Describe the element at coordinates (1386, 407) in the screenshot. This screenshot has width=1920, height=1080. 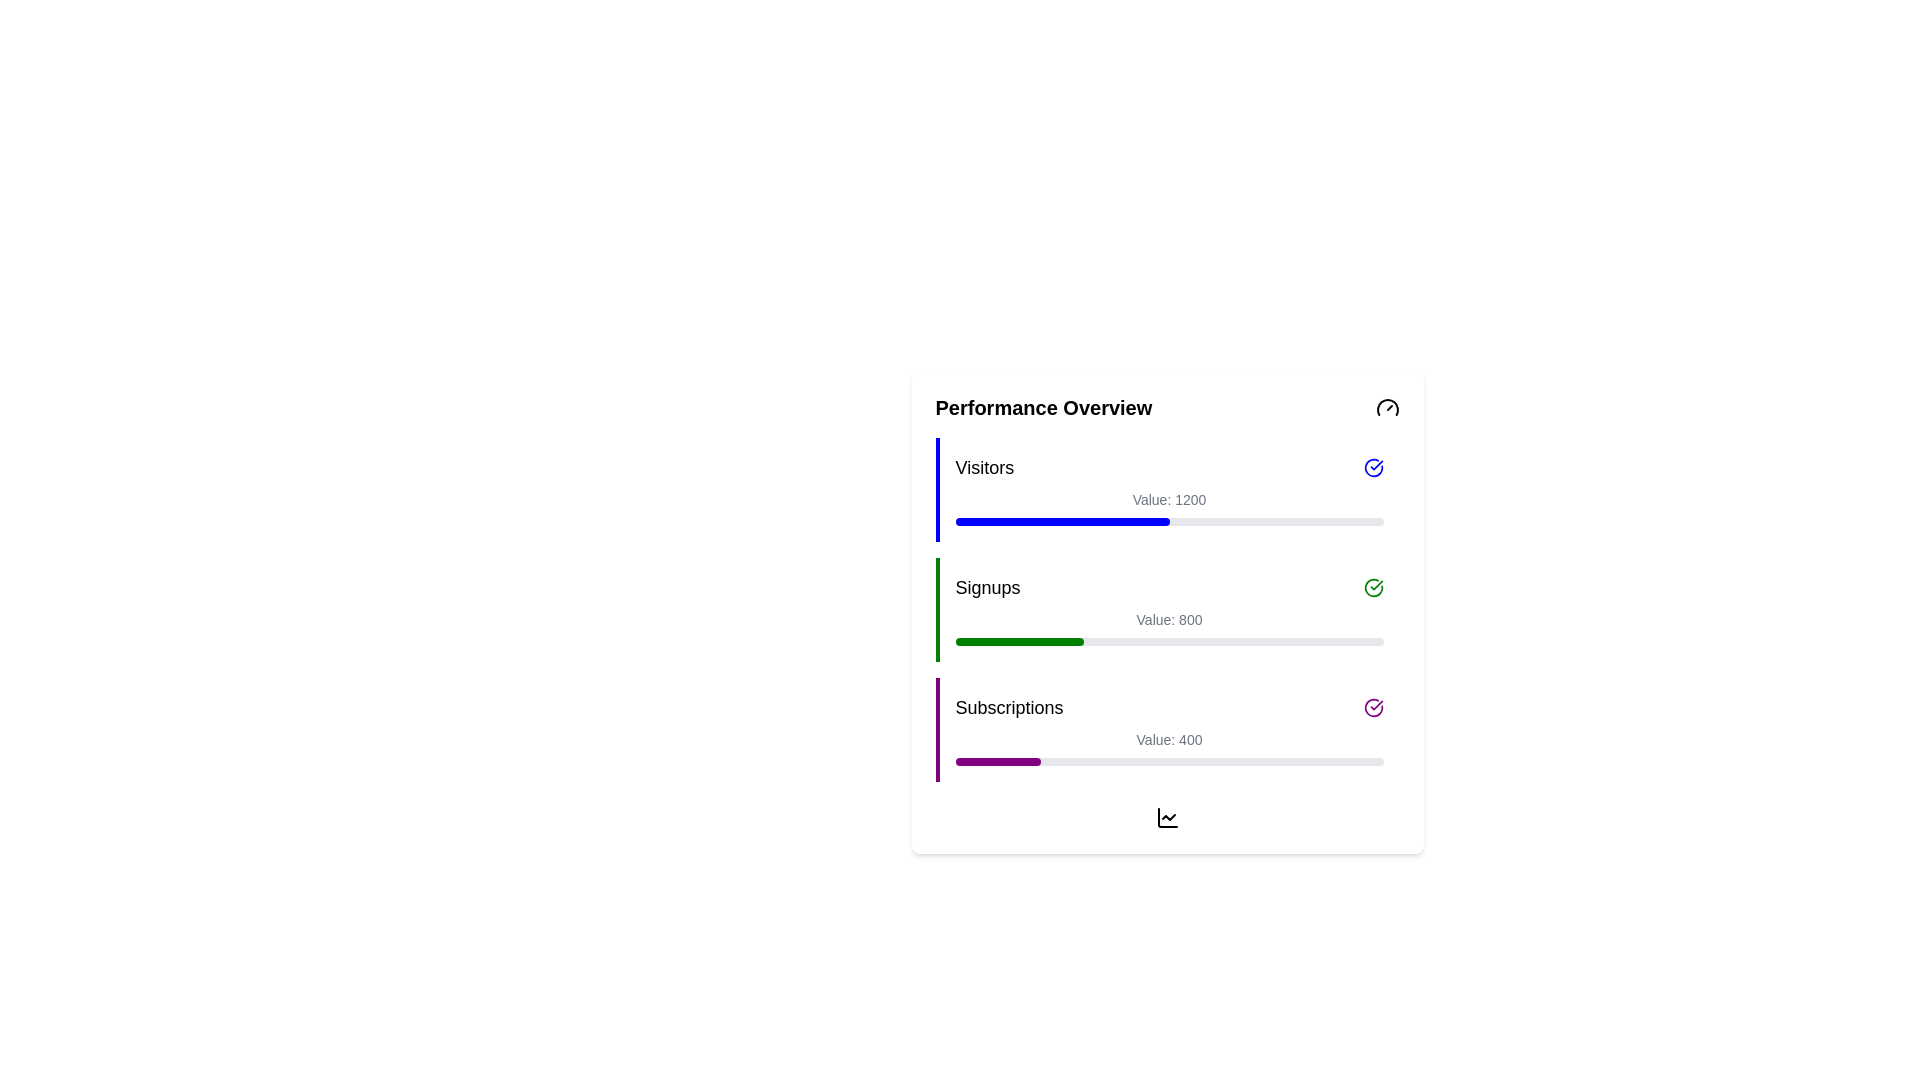
I see `the gauge icon in the 'Performance Overview' header, which is visually distinct with a semi-circular graphic and a needle pointing towards the center` at that location.